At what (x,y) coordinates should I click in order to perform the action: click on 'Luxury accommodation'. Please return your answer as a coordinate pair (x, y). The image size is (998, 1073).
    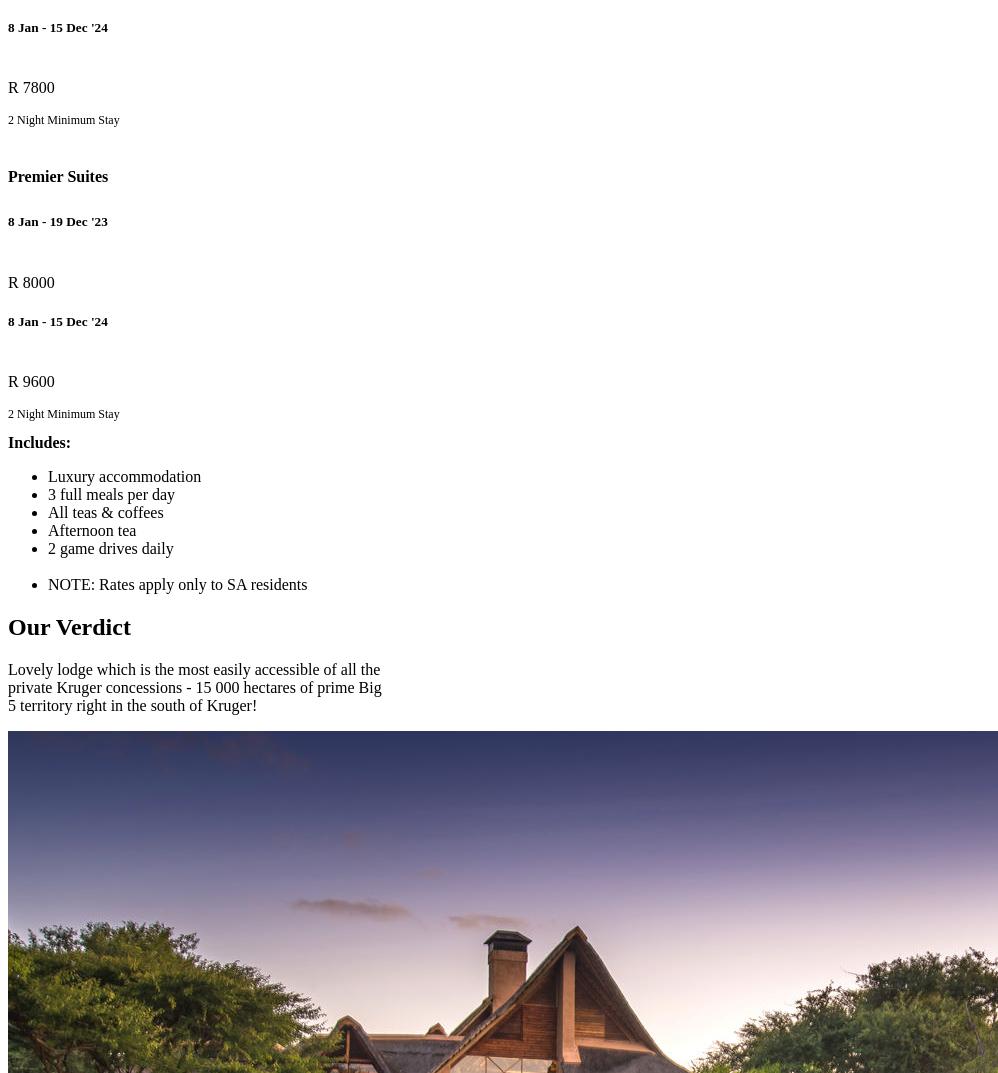
    Looking at the image, I should click on (124, 475).